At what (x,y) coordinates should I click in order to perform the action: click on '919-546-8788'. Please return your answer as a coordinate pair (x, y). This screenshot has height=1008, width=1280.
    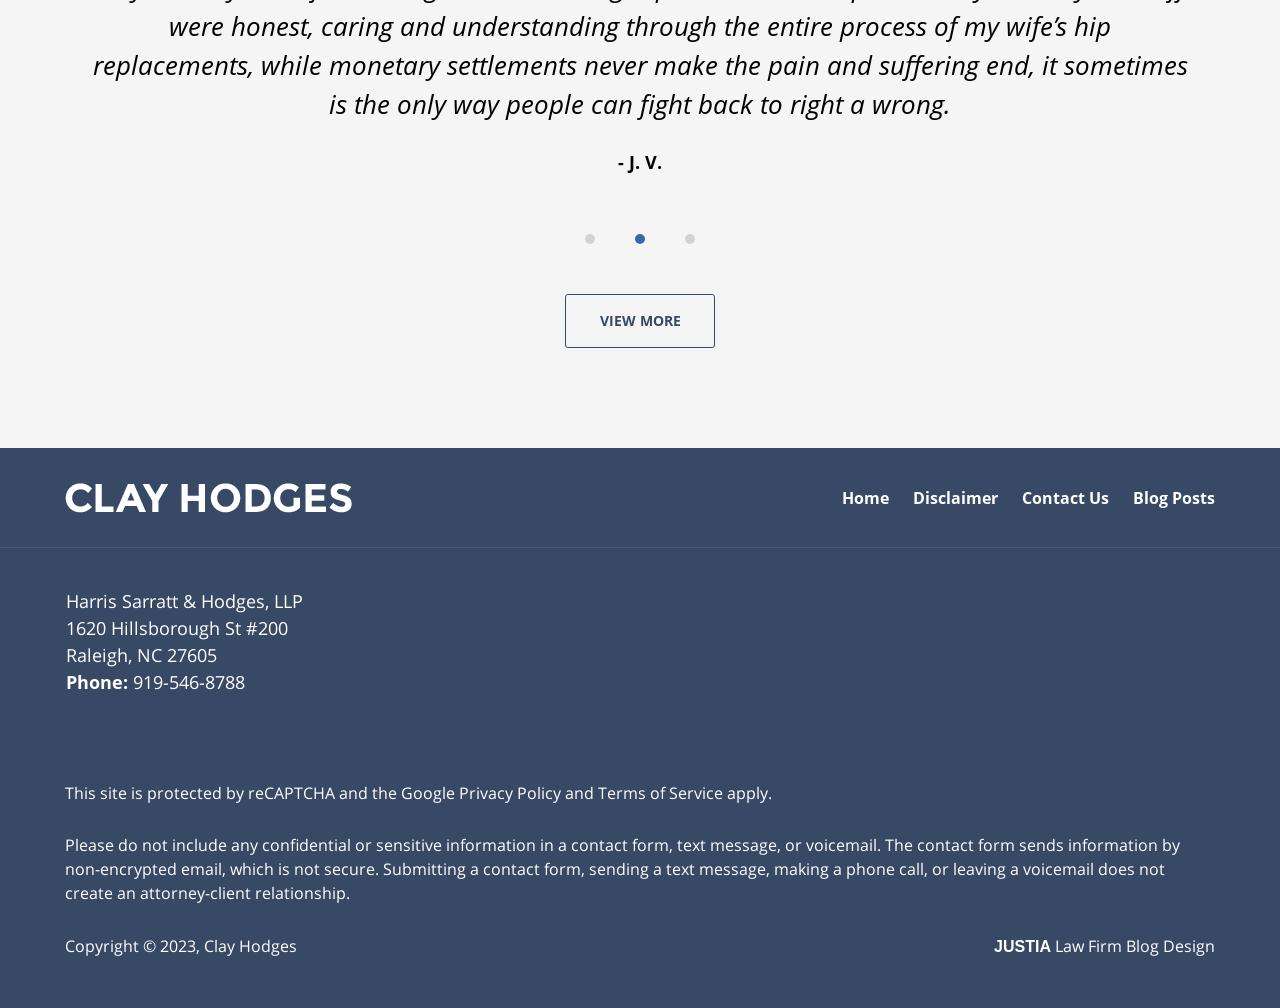
    Looking at the image, I should click on (189, 676).